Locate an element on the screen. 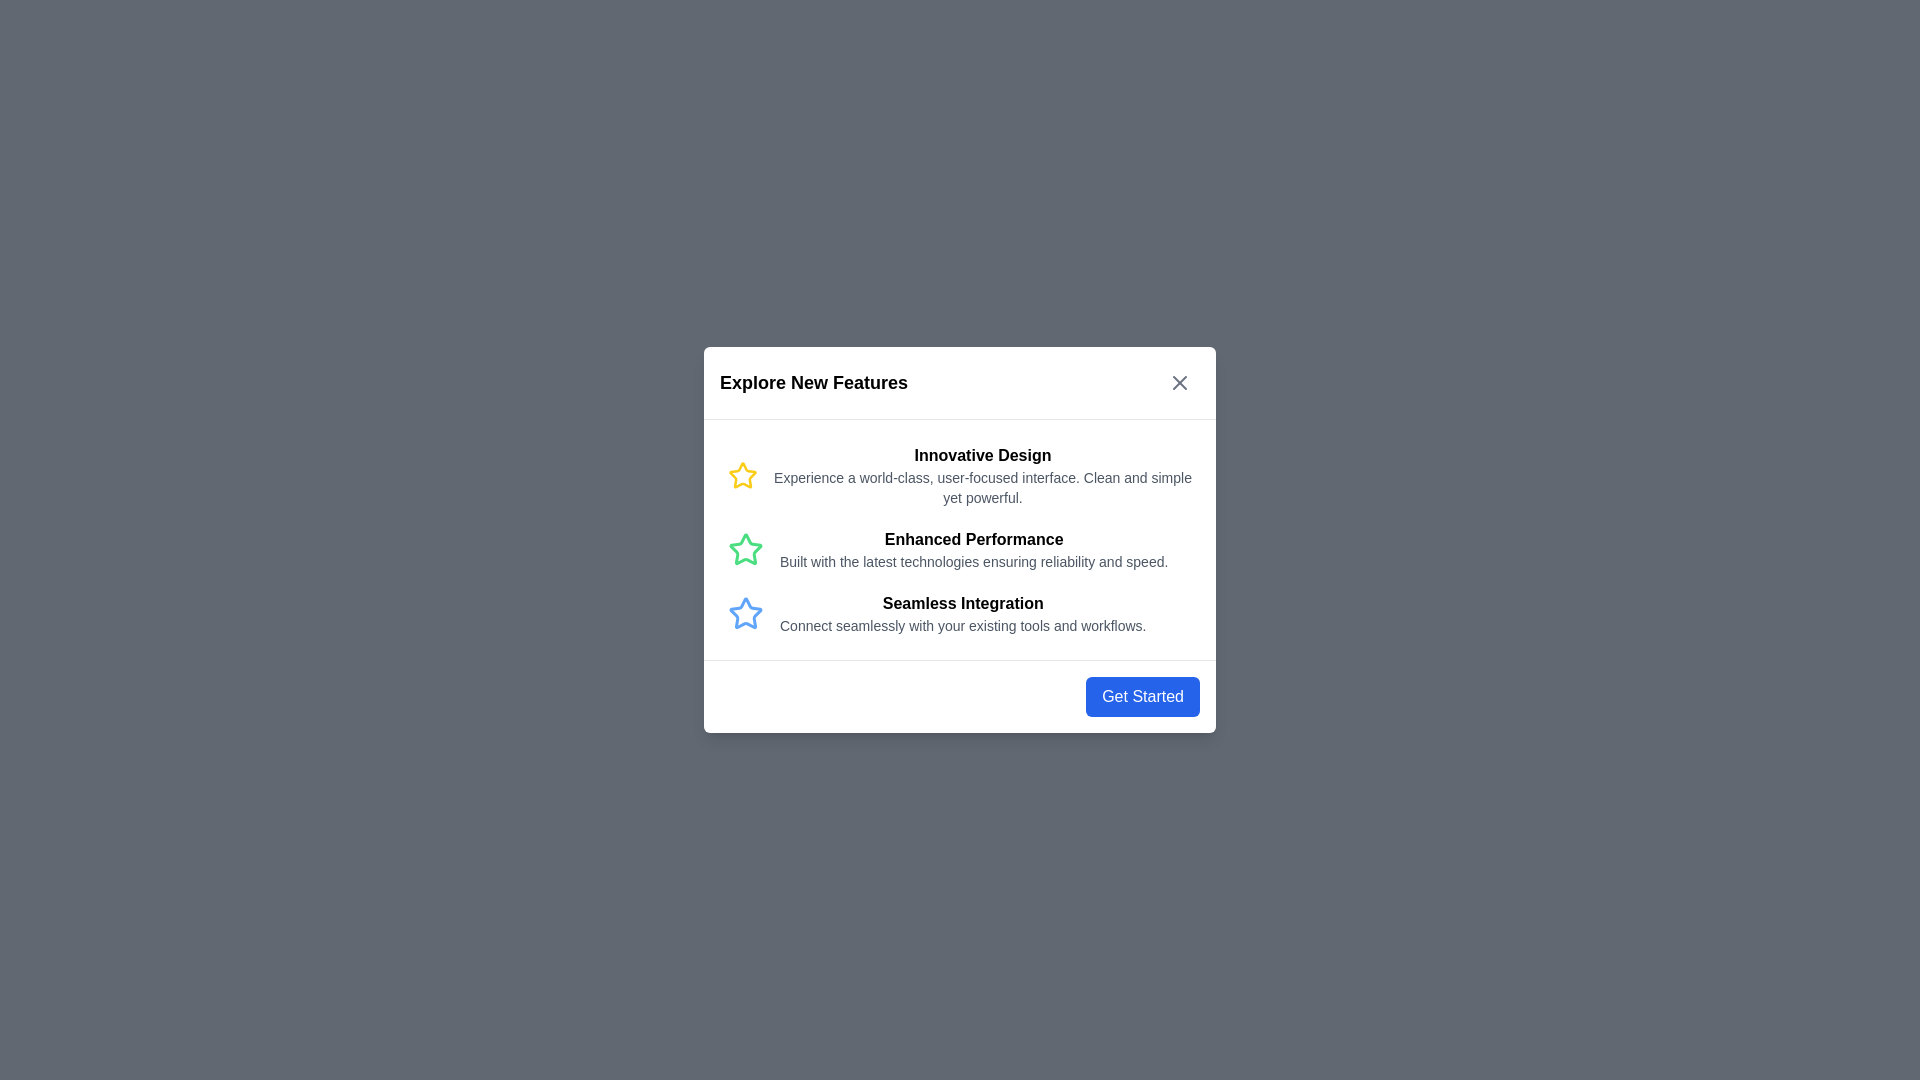 The width and height of the screenshot is (1920, 1080). the static text display labeled 'Innovative Design' located in the middle section of the 'Explore New Features' modal window is located at coordinates (983, 475).